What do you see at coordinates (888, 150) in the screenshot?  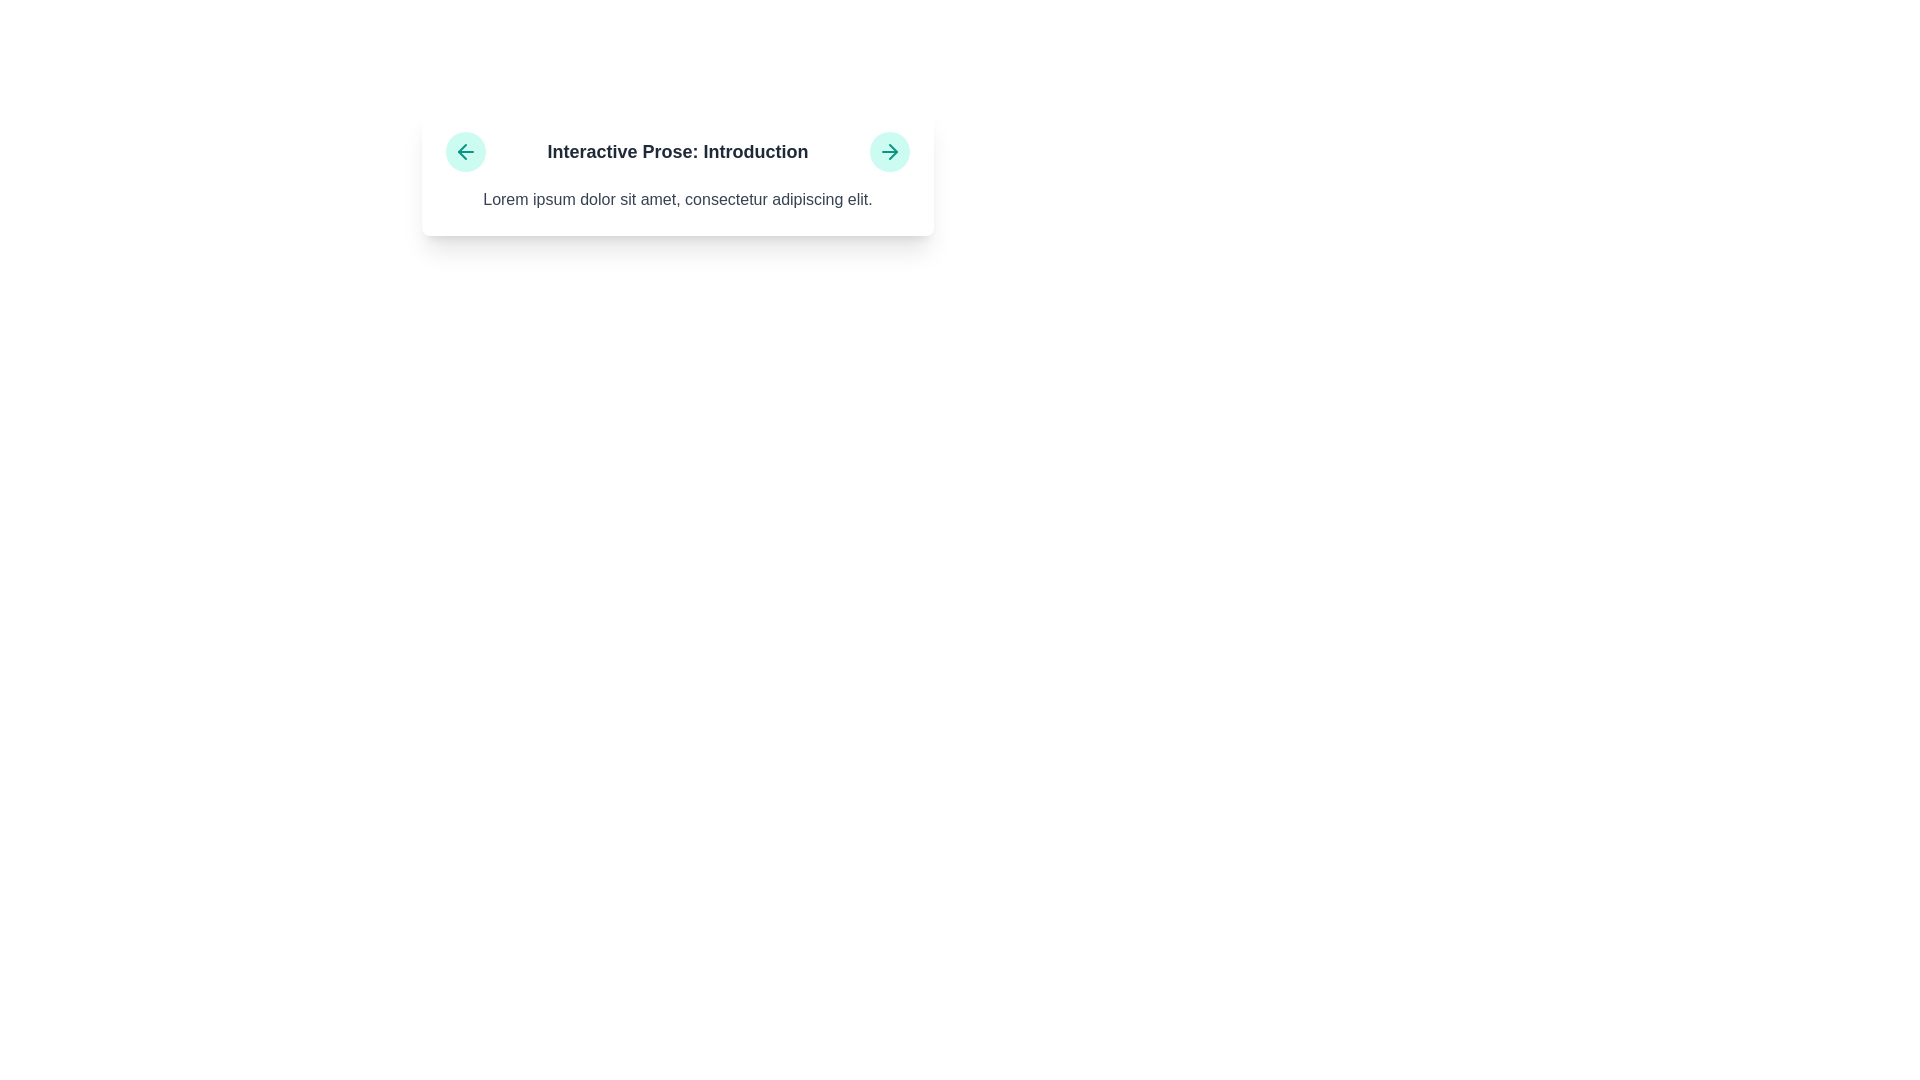 I see `the teal-colored arrow icon navigation button located at the top-right corner of the content card titled 'Interactive Prose: Introduction'` at bounding box center [888, 150].